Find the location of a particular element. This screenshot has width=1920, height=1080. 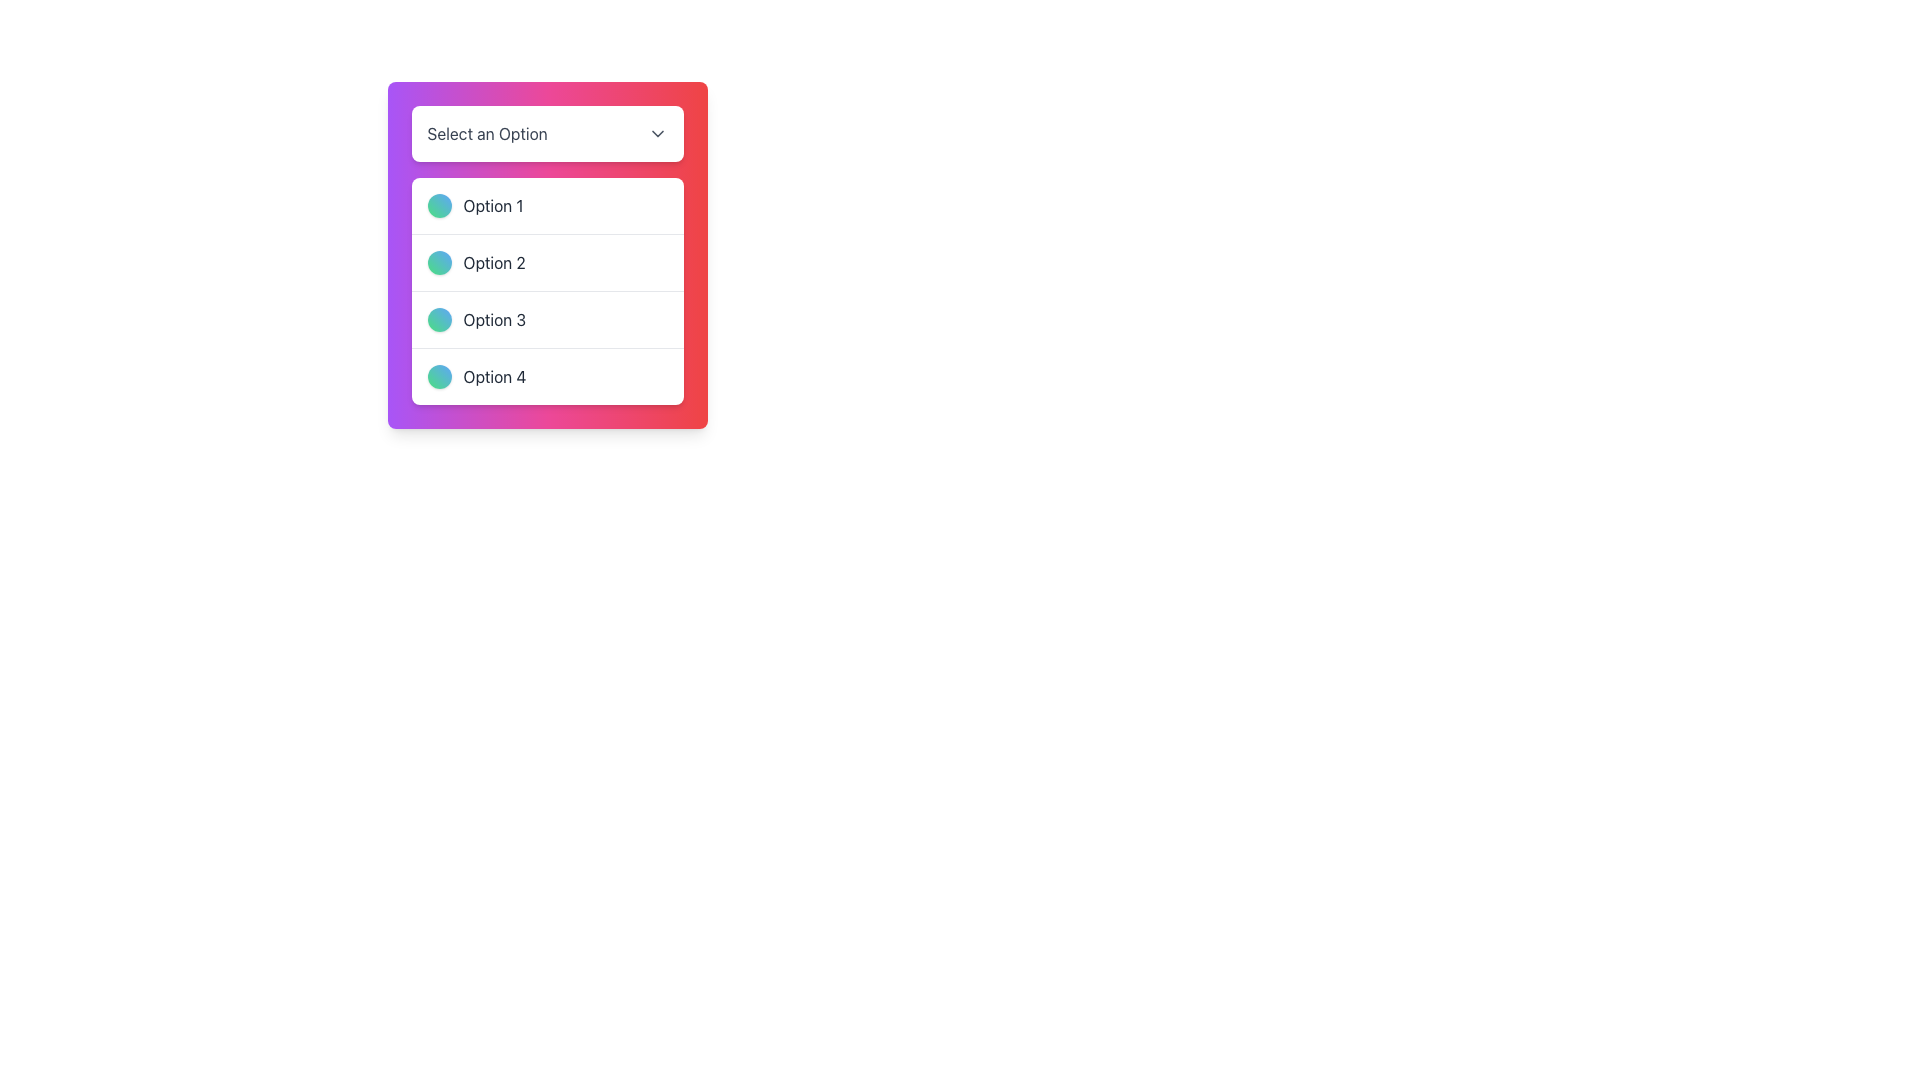

the selectable item 'Option 2' is located at coordinates (547, 291).